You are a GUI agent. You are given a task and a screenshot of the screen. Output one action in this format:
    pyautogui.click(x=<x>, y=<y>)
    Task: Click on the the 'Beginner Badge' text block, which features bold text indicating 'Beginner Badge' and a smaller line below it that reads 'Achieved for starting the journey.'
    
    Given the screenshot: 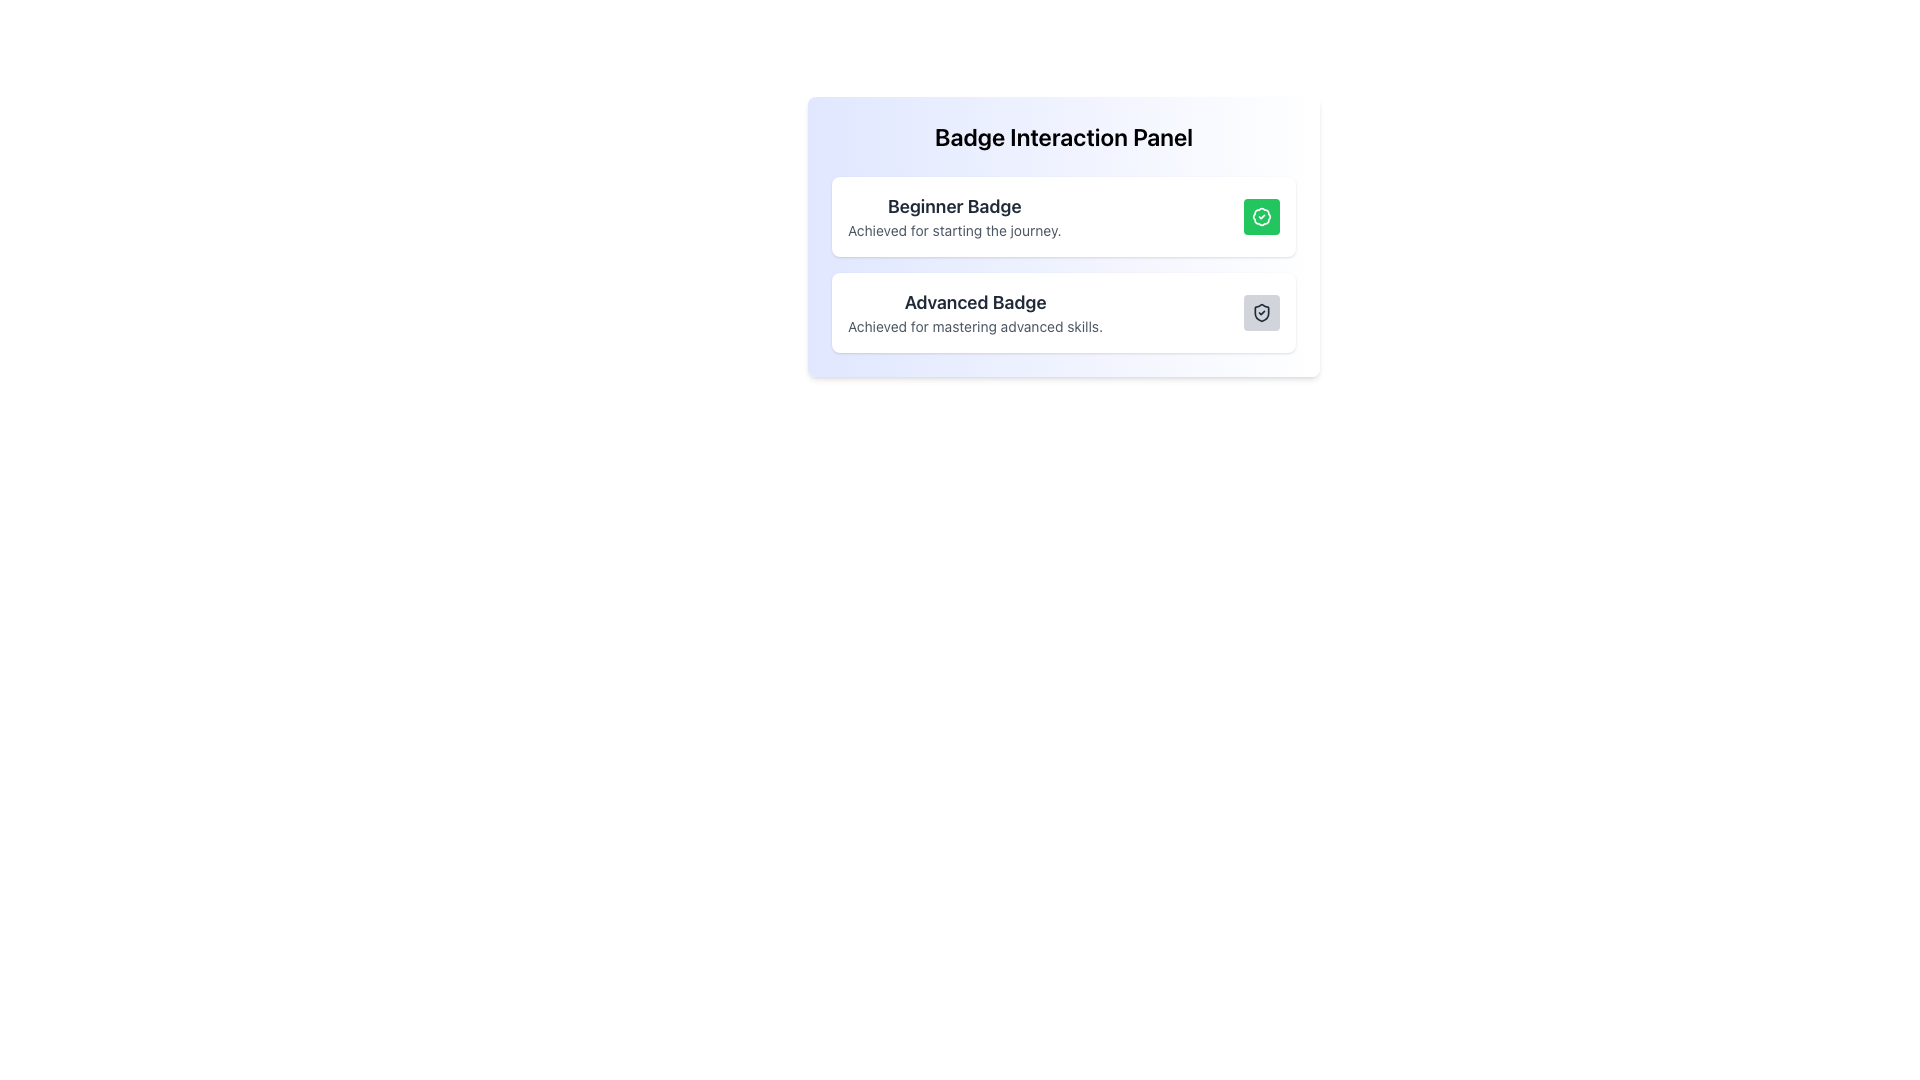 What is the action you would take?
    pyautogui.click(x=953, y=216)
    